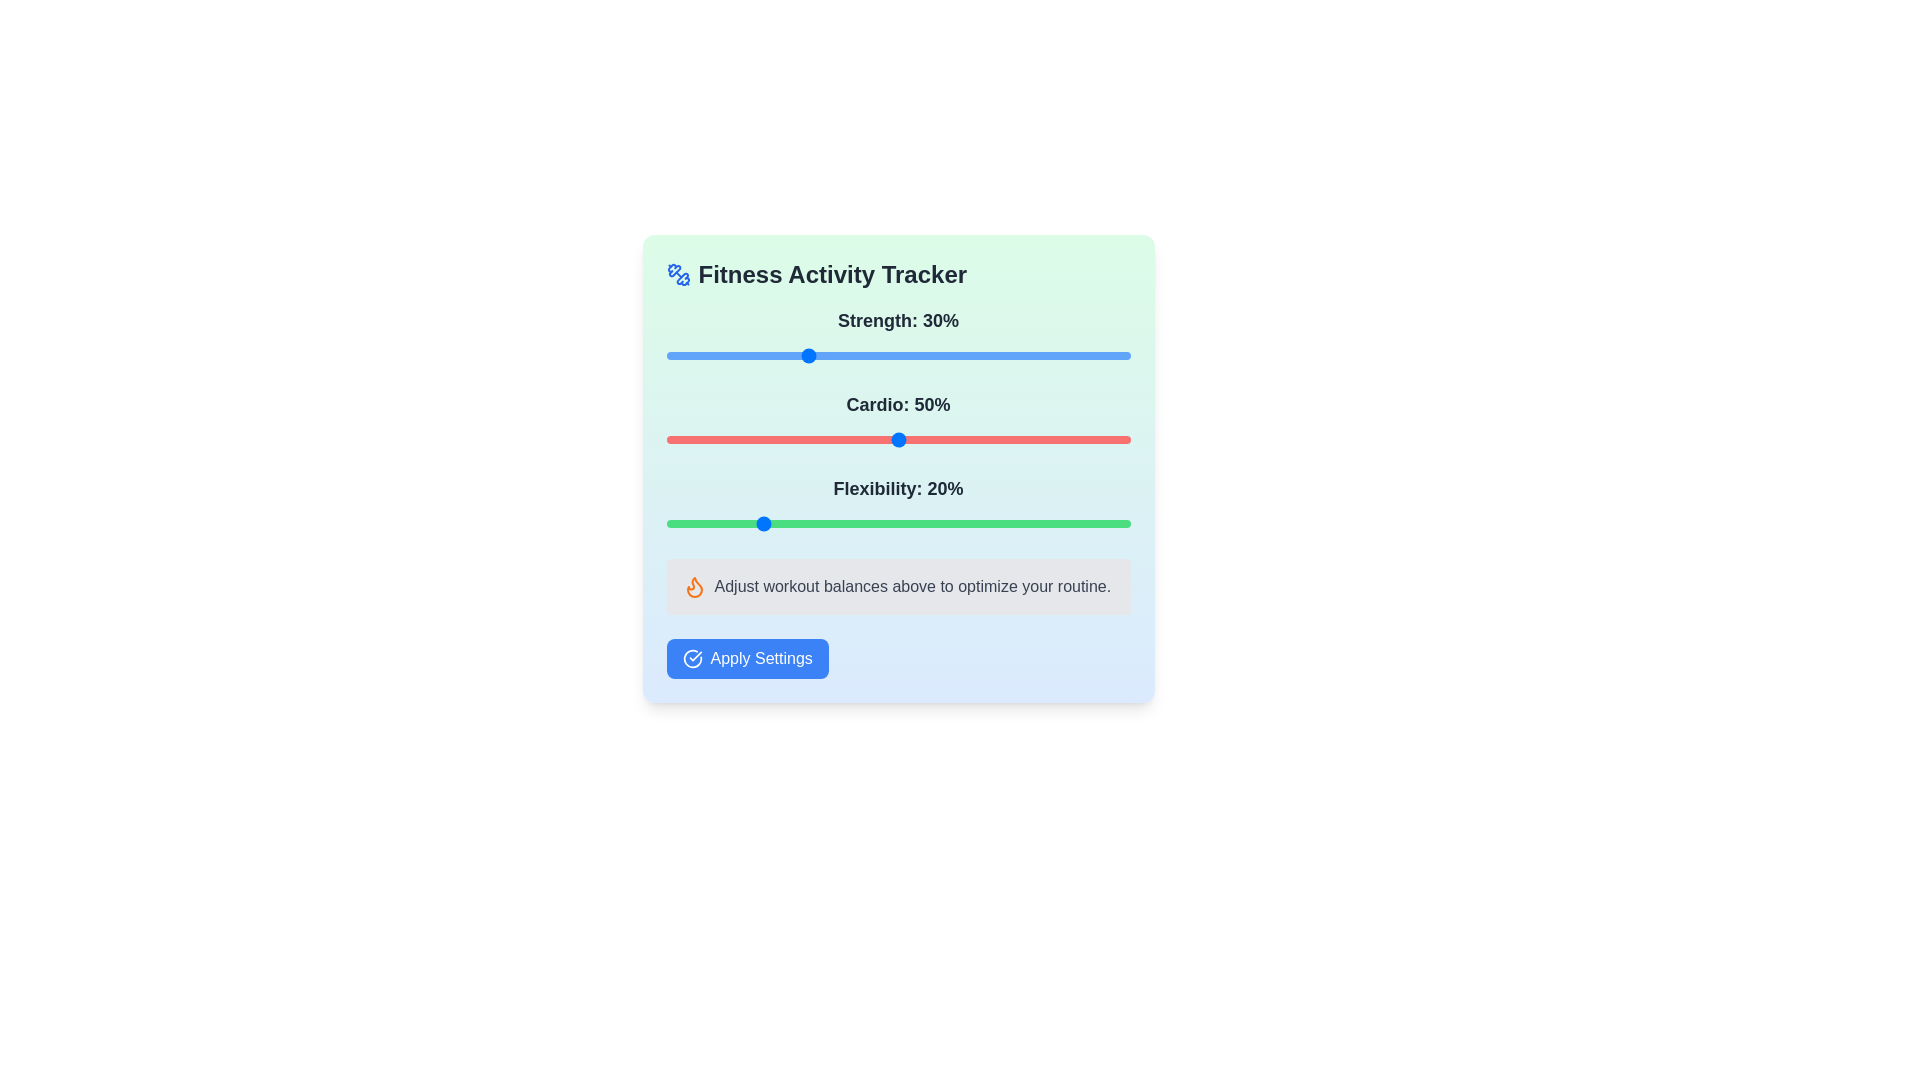  What do you see at coordinates (1121, 523) in the screenshot?
I see `the flexibility level` at bounding box center [1121, 523].